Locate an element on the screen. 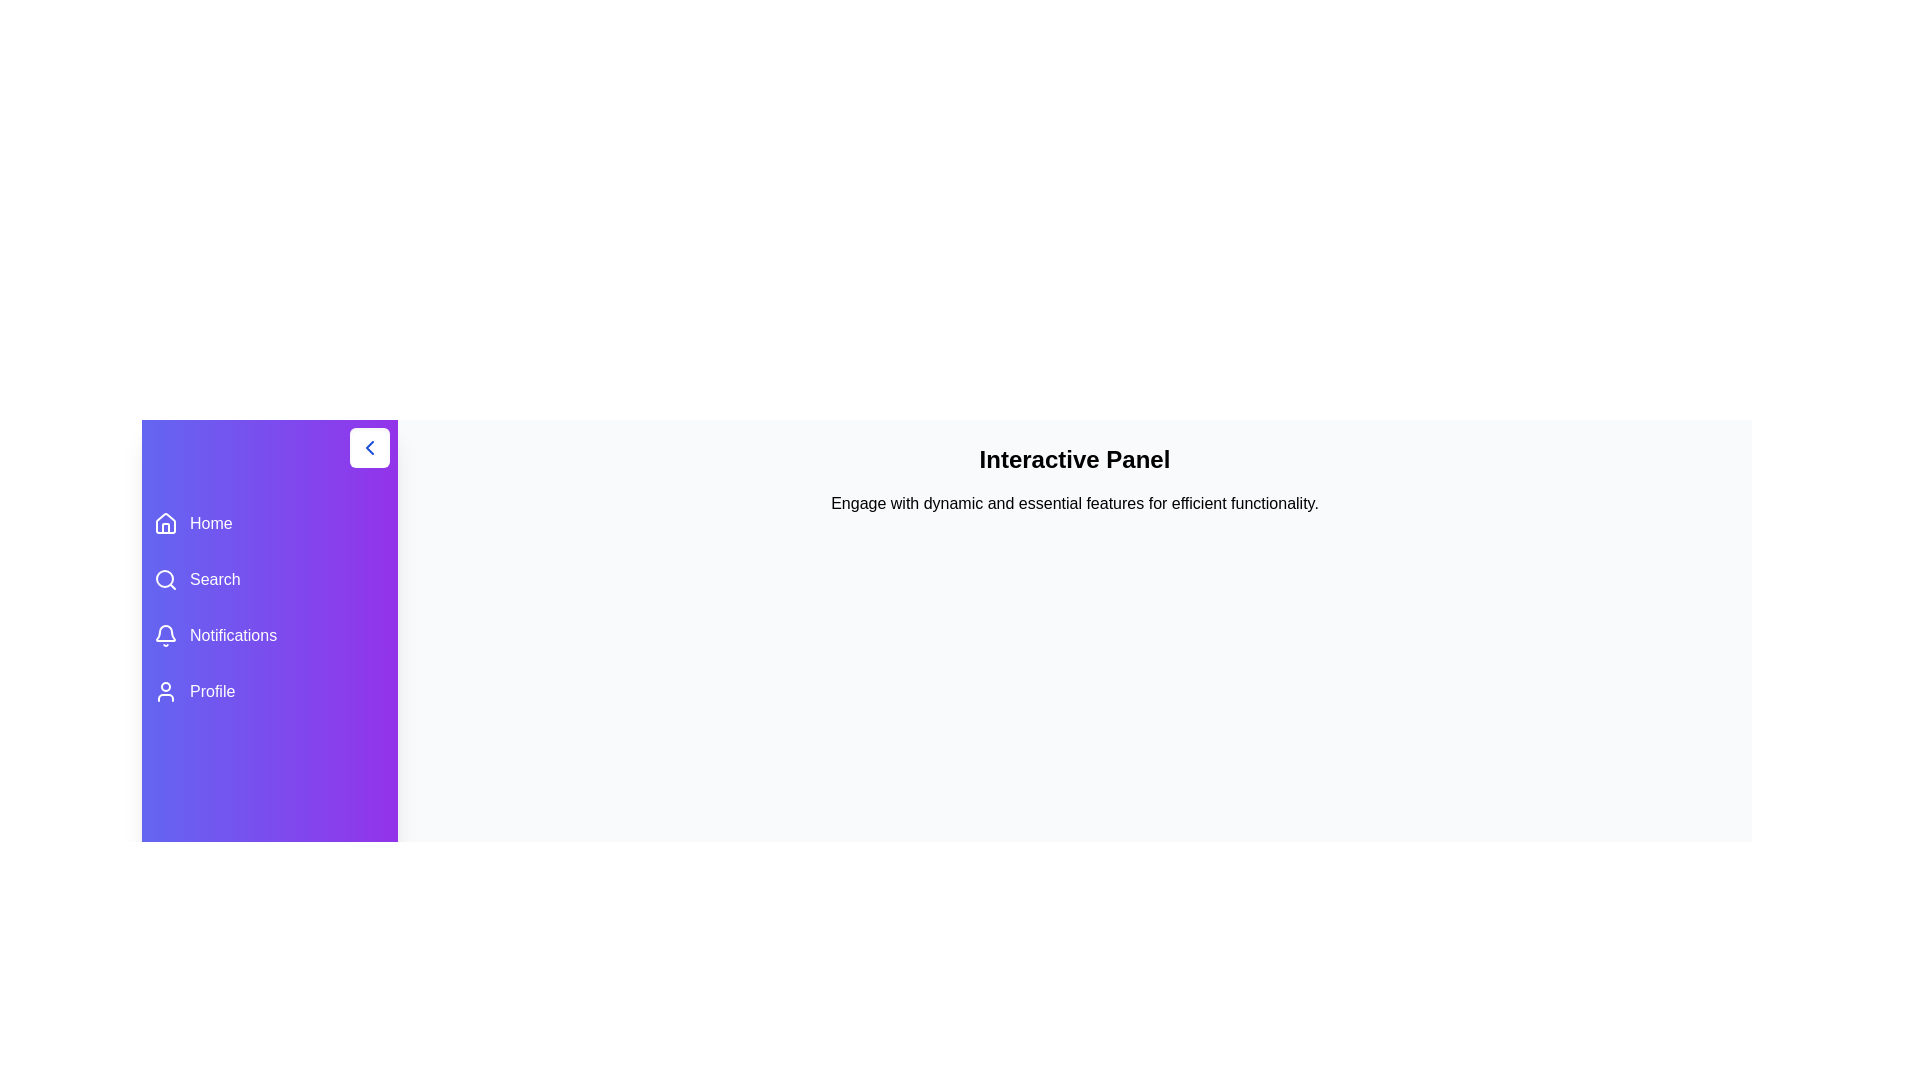 The image size is (1920, 1080). the menu item Notifications to view its hover effect is located at coordinates (268, 636).